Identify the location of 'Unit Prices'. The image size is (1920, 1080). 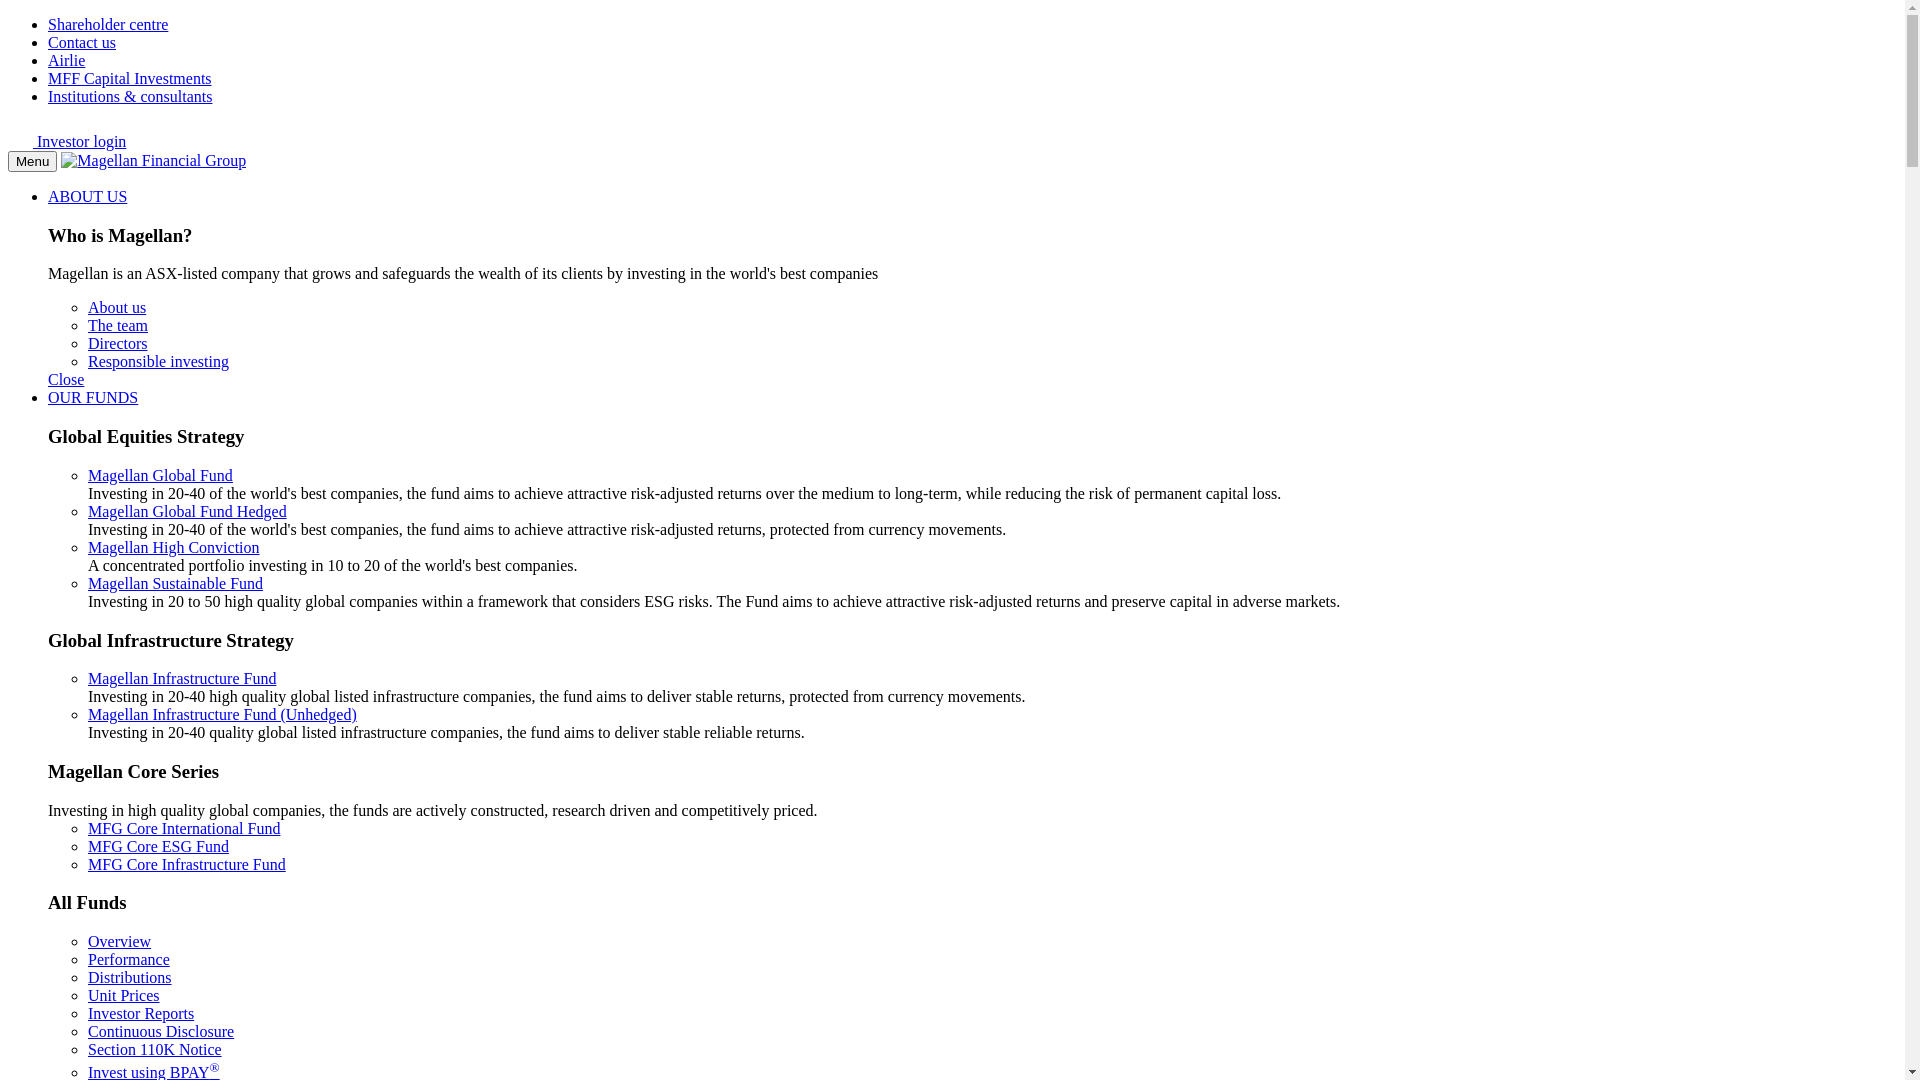
(123, 995).